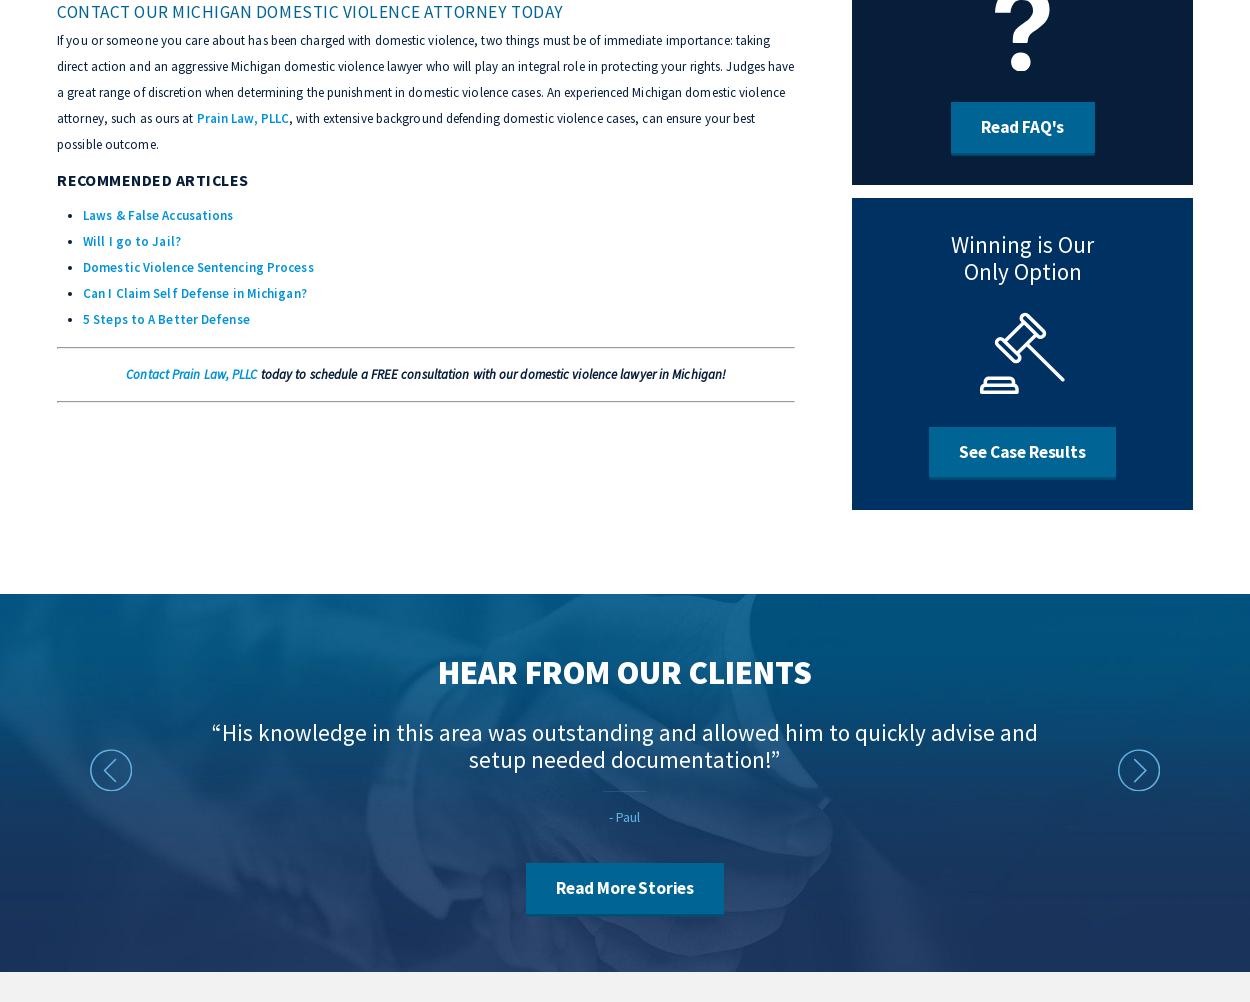  I want to click on 'Only Option', so click(1022, 270).